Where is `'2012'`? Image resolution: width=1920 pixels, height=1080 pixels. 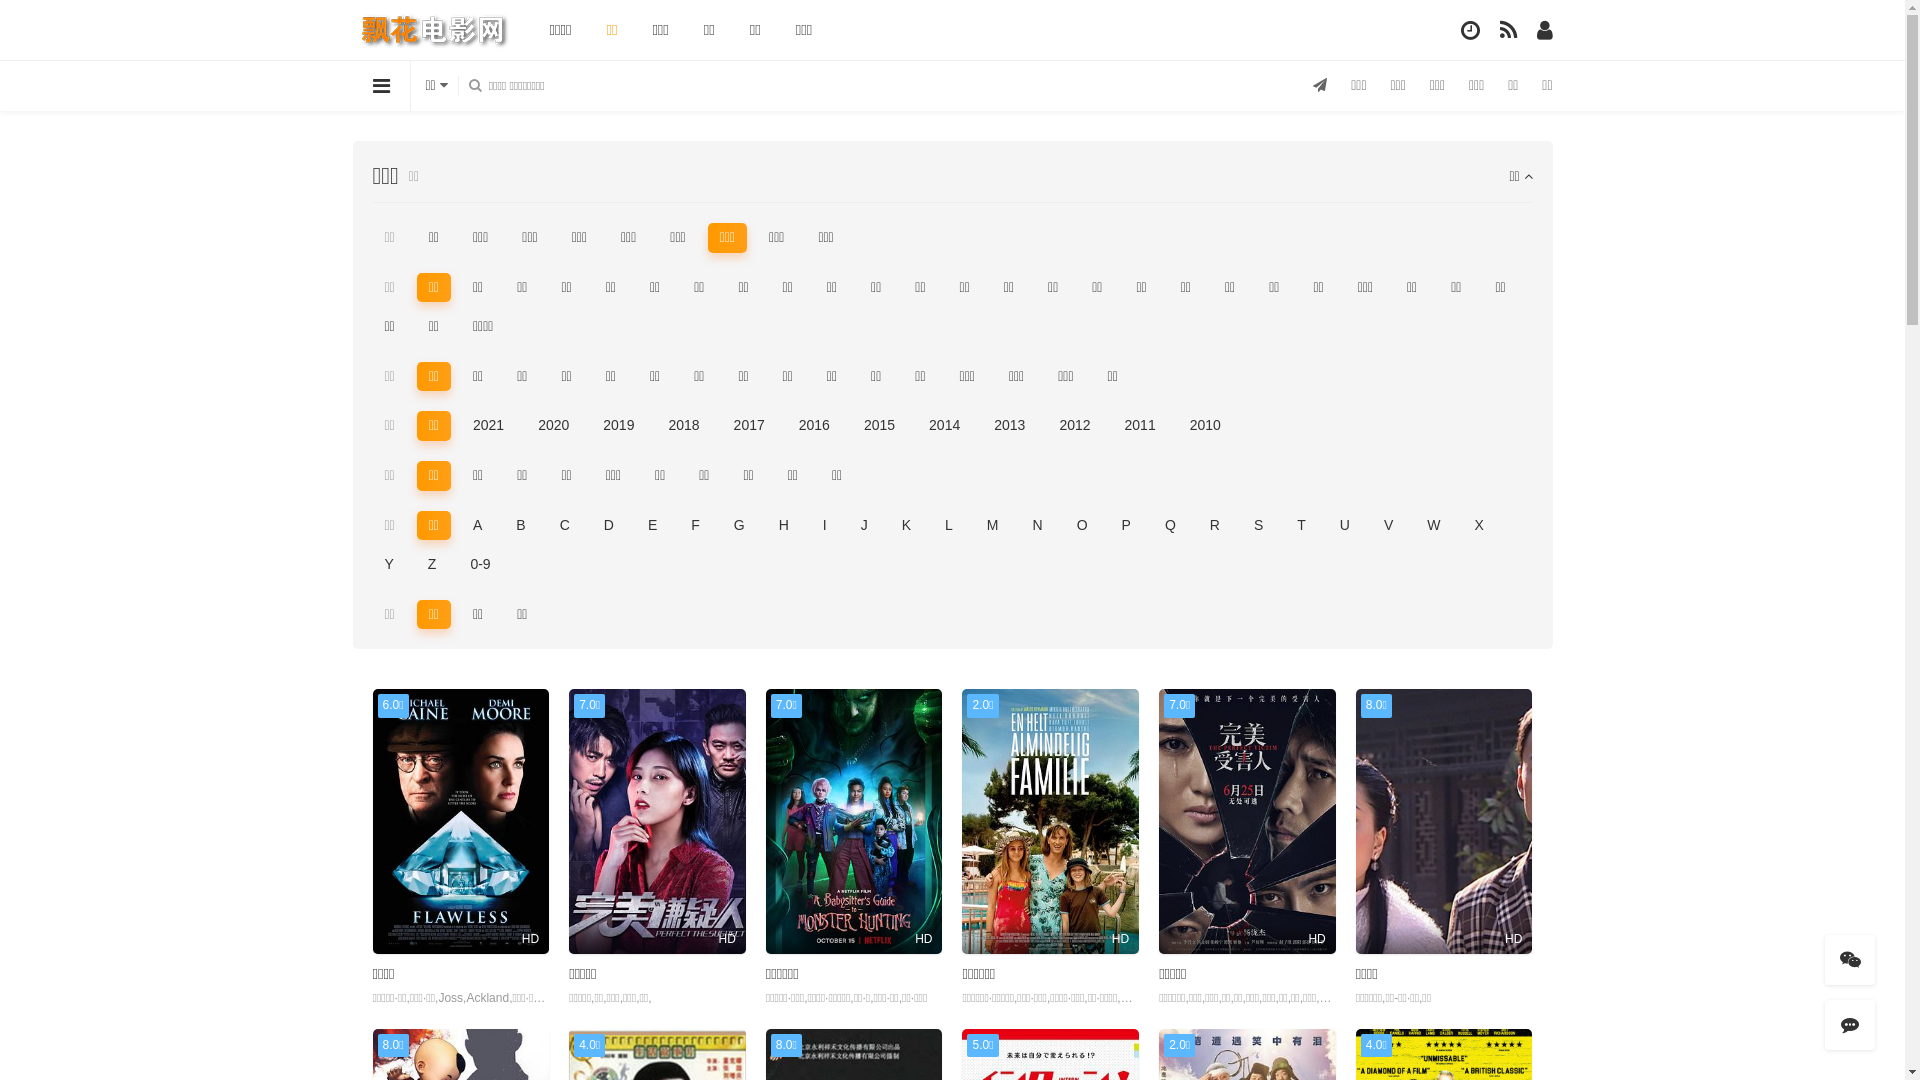 '2012' is located at coordinates (1073, 424).